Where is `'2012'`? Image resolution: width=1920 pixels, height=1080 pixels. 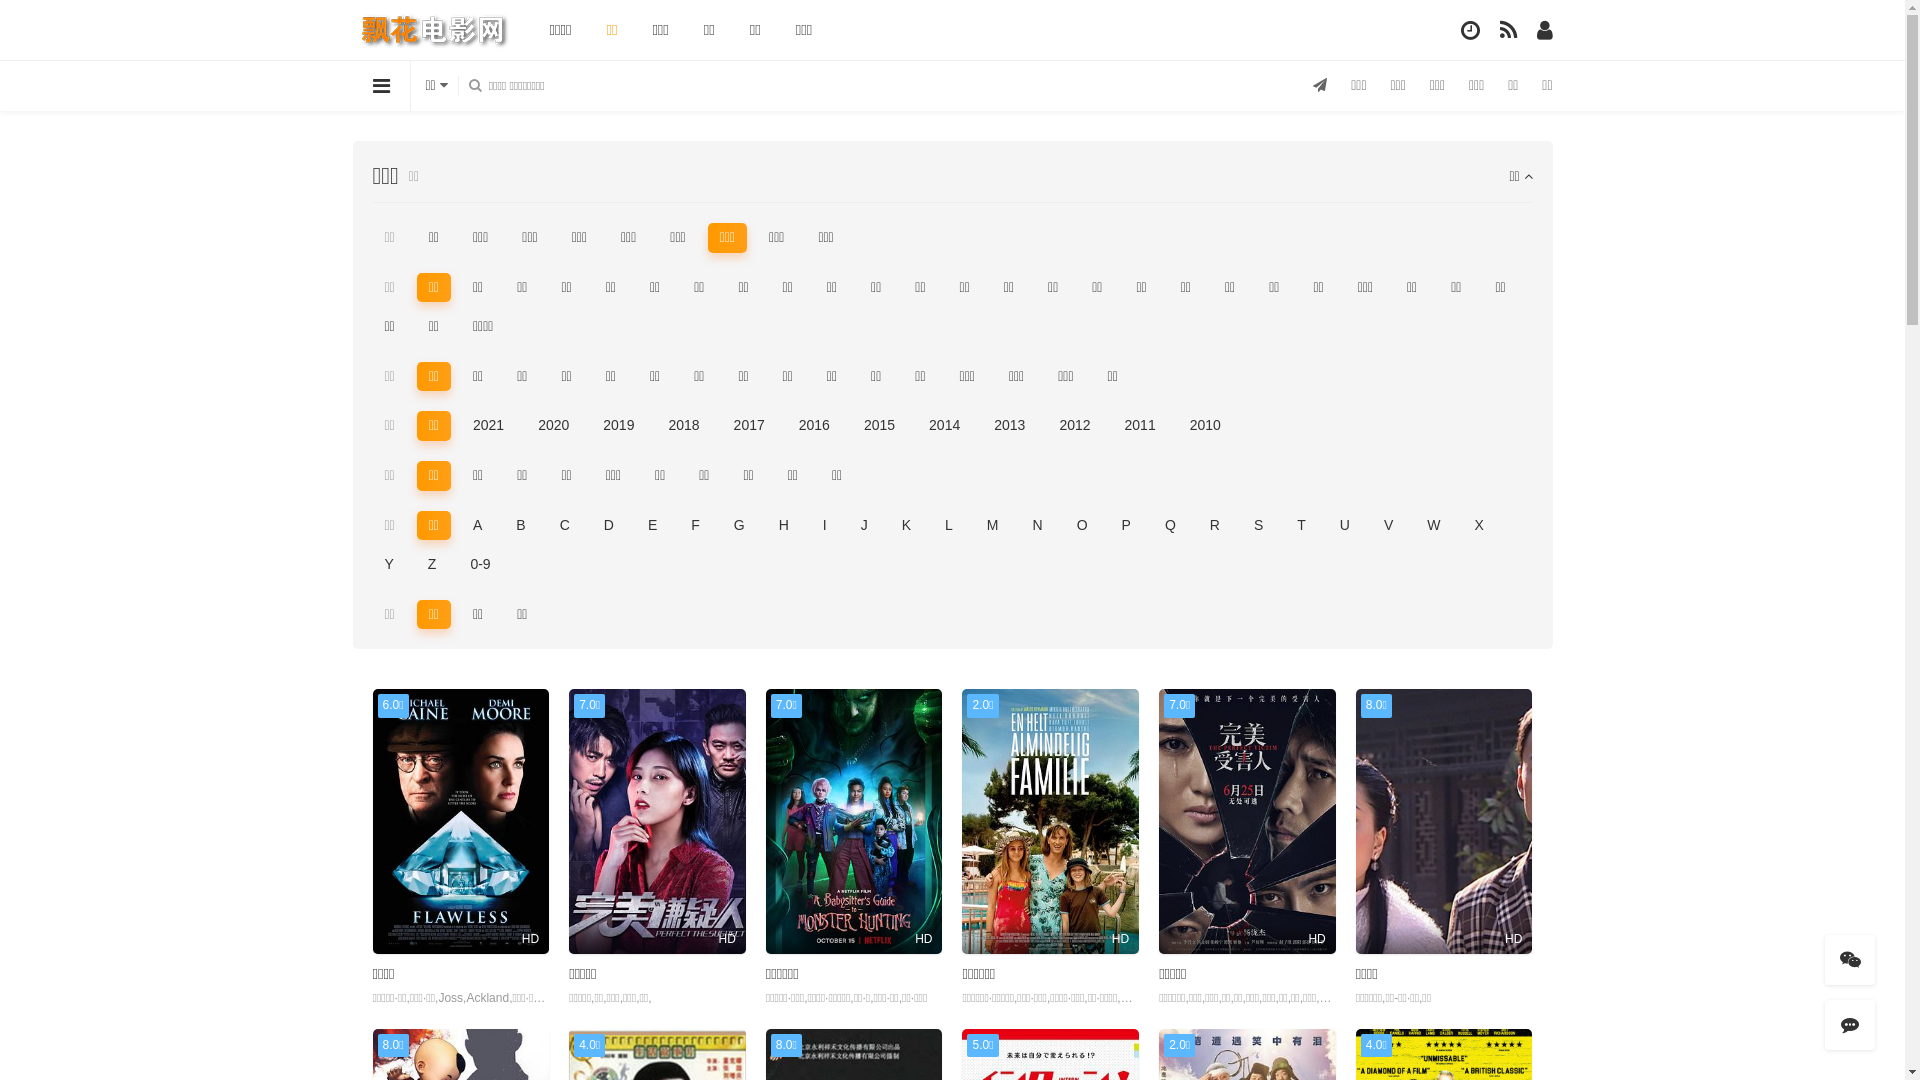 '2012' is located at coordinates (1073, 424).